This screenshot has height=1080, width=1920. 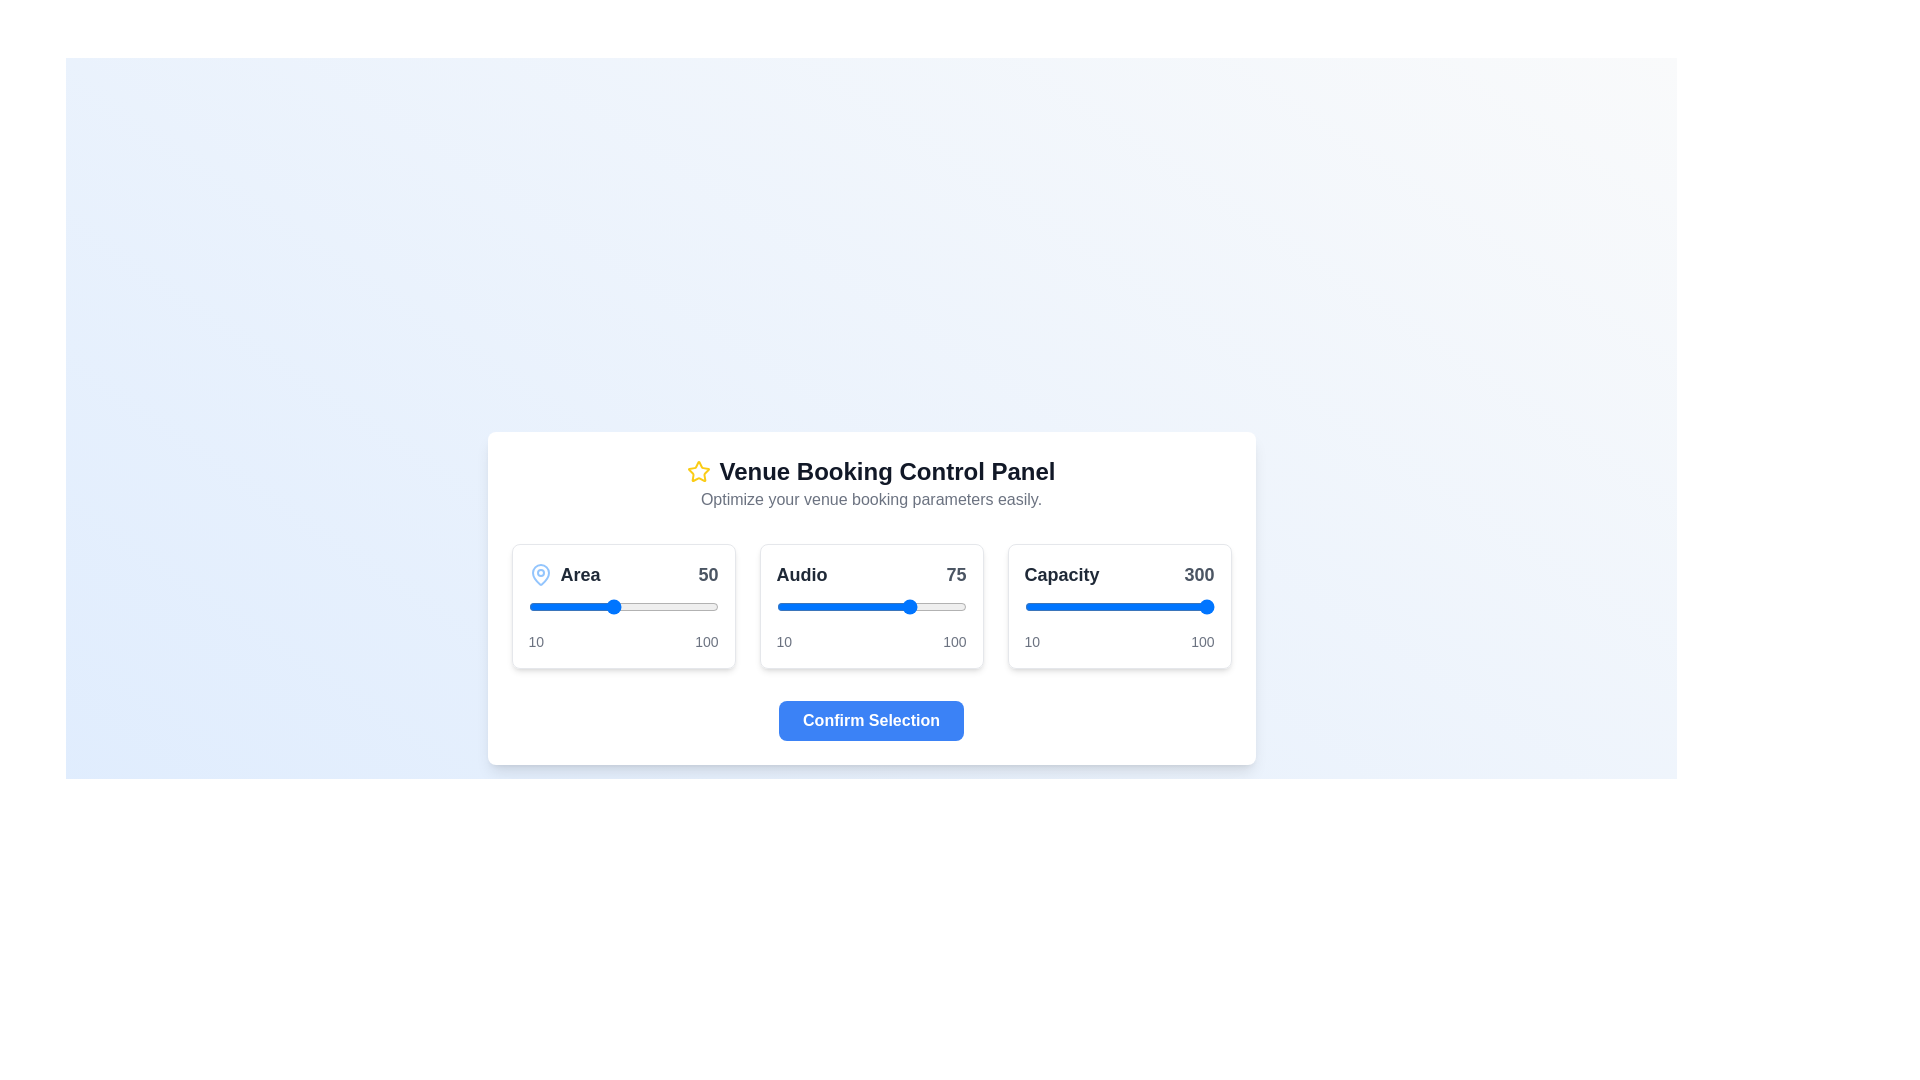 What do you see at coordinates (863, 605) in the screenshot?
I see `the audio level` at bounding box center [863, 605].